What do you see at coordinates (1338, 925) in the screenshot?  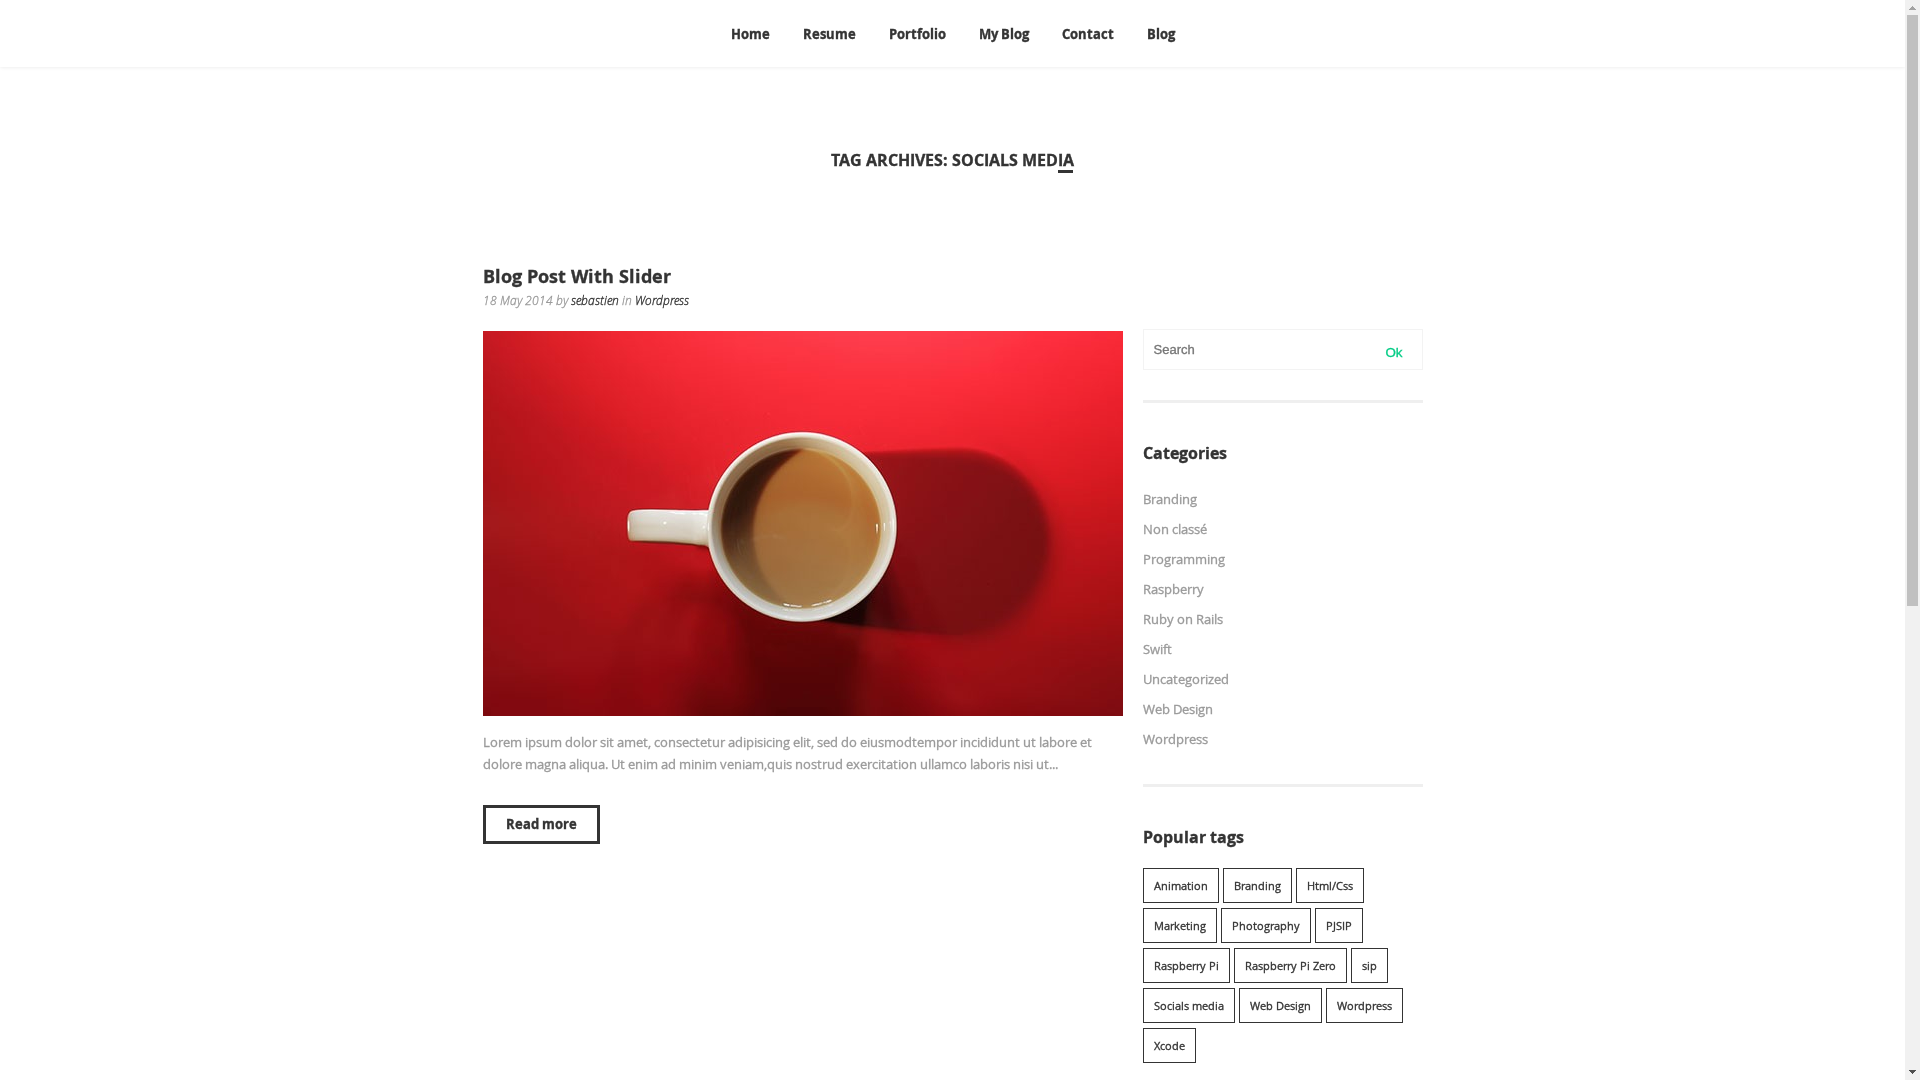 I see `'PJSIP'` at bounding box center [1338, 925].